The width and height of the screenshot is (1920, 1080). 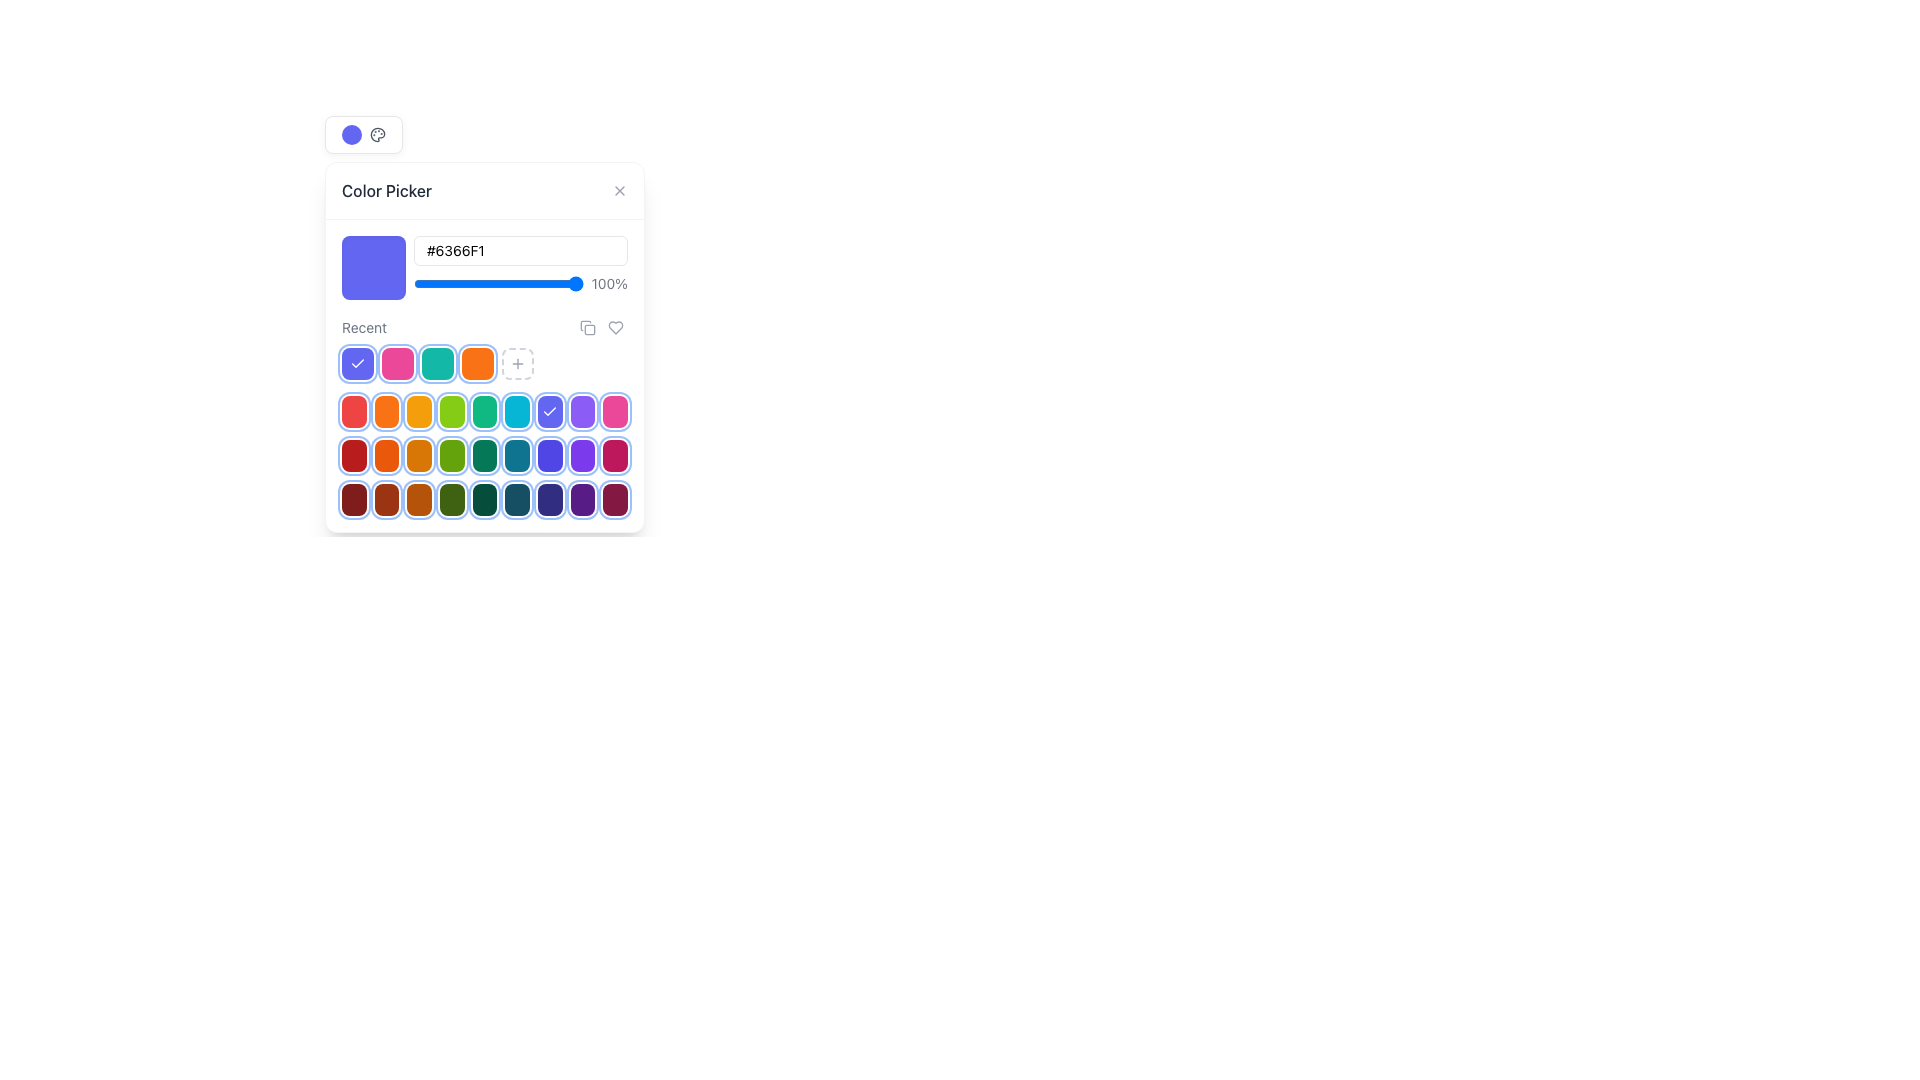 What do you see at coordinates (387, 499) in the screenshot?
I see `the medium-sized square color swatch with rounded corners, styled in deep red` at bounding box center [387, 499].